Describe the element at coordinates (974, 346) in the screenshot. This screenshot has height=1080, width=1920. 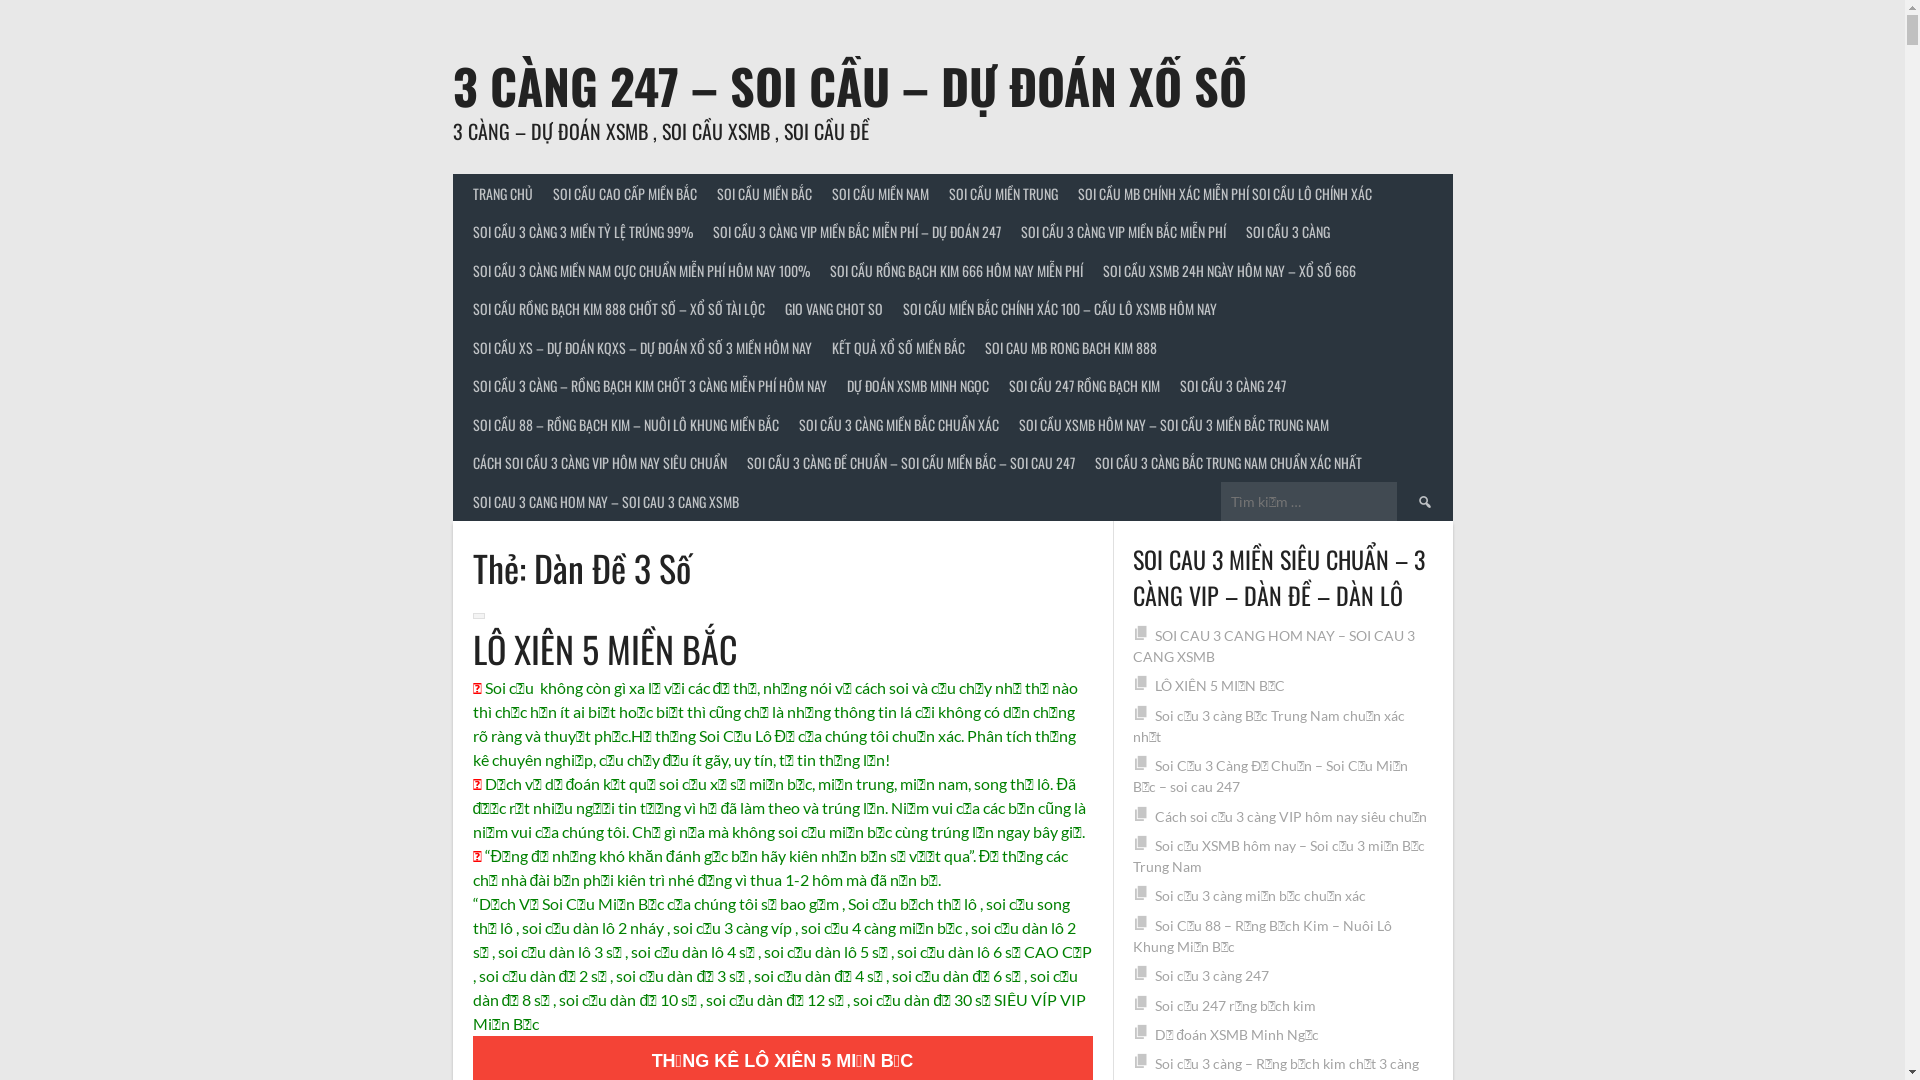
I see `'SOI CAU MB RONG BACH KIM 888'` at that location.